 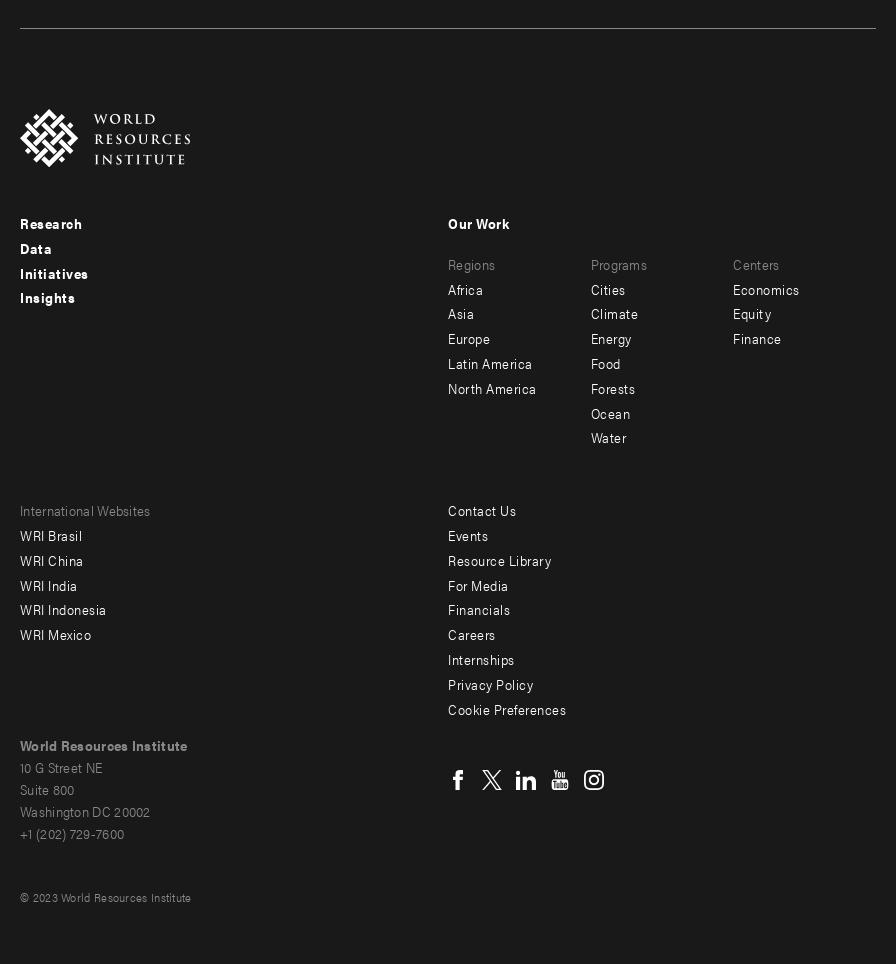 I want to click on 'Research', so click(x=50, y=222).